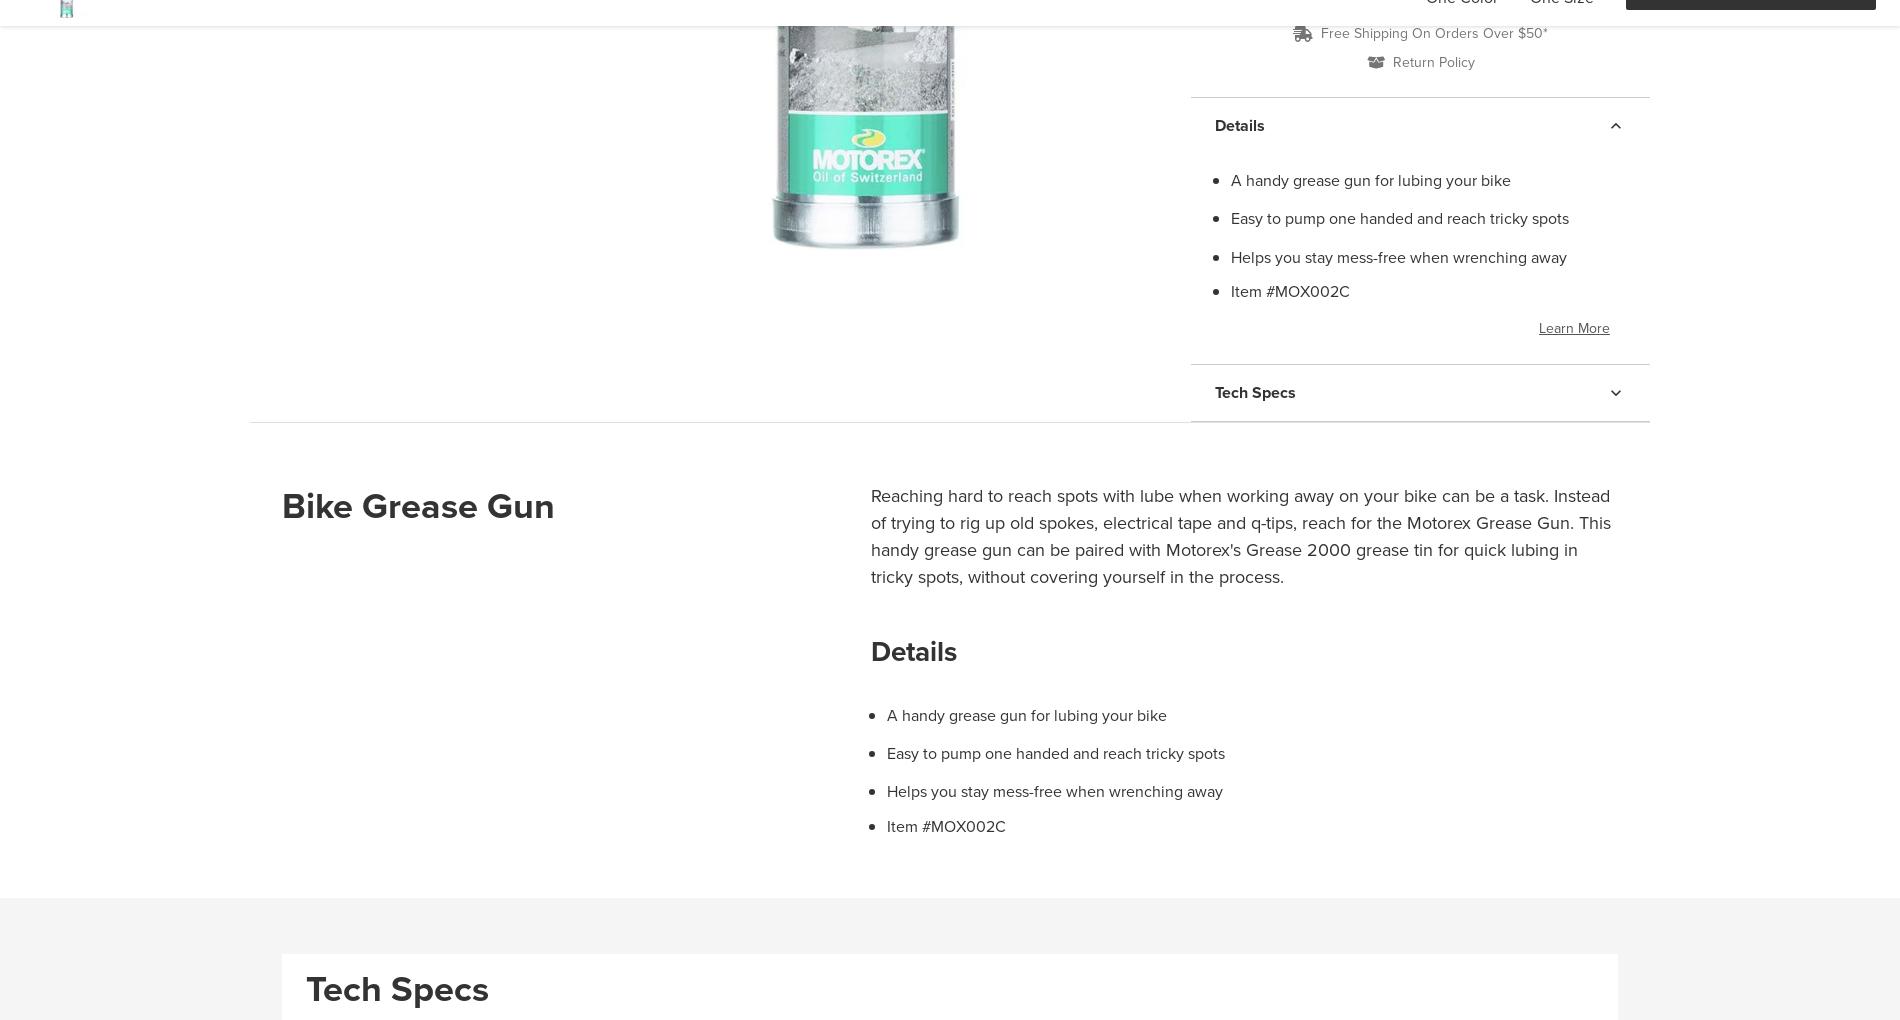  Describe the element at coordinates (1238, 534) in the screenshot. I see `'Reaching hard to reach spots with lube when working away on your bike can be a task. Instead of trying to rig up old spokes, electrical tape and q-tips, reach for the Motorex Grease Gun. This handy grease gun can be paired with Motorex's Grease 2000 grease tin for quick lubing in tricky spots, without covering yourself in the process.'` at that location.